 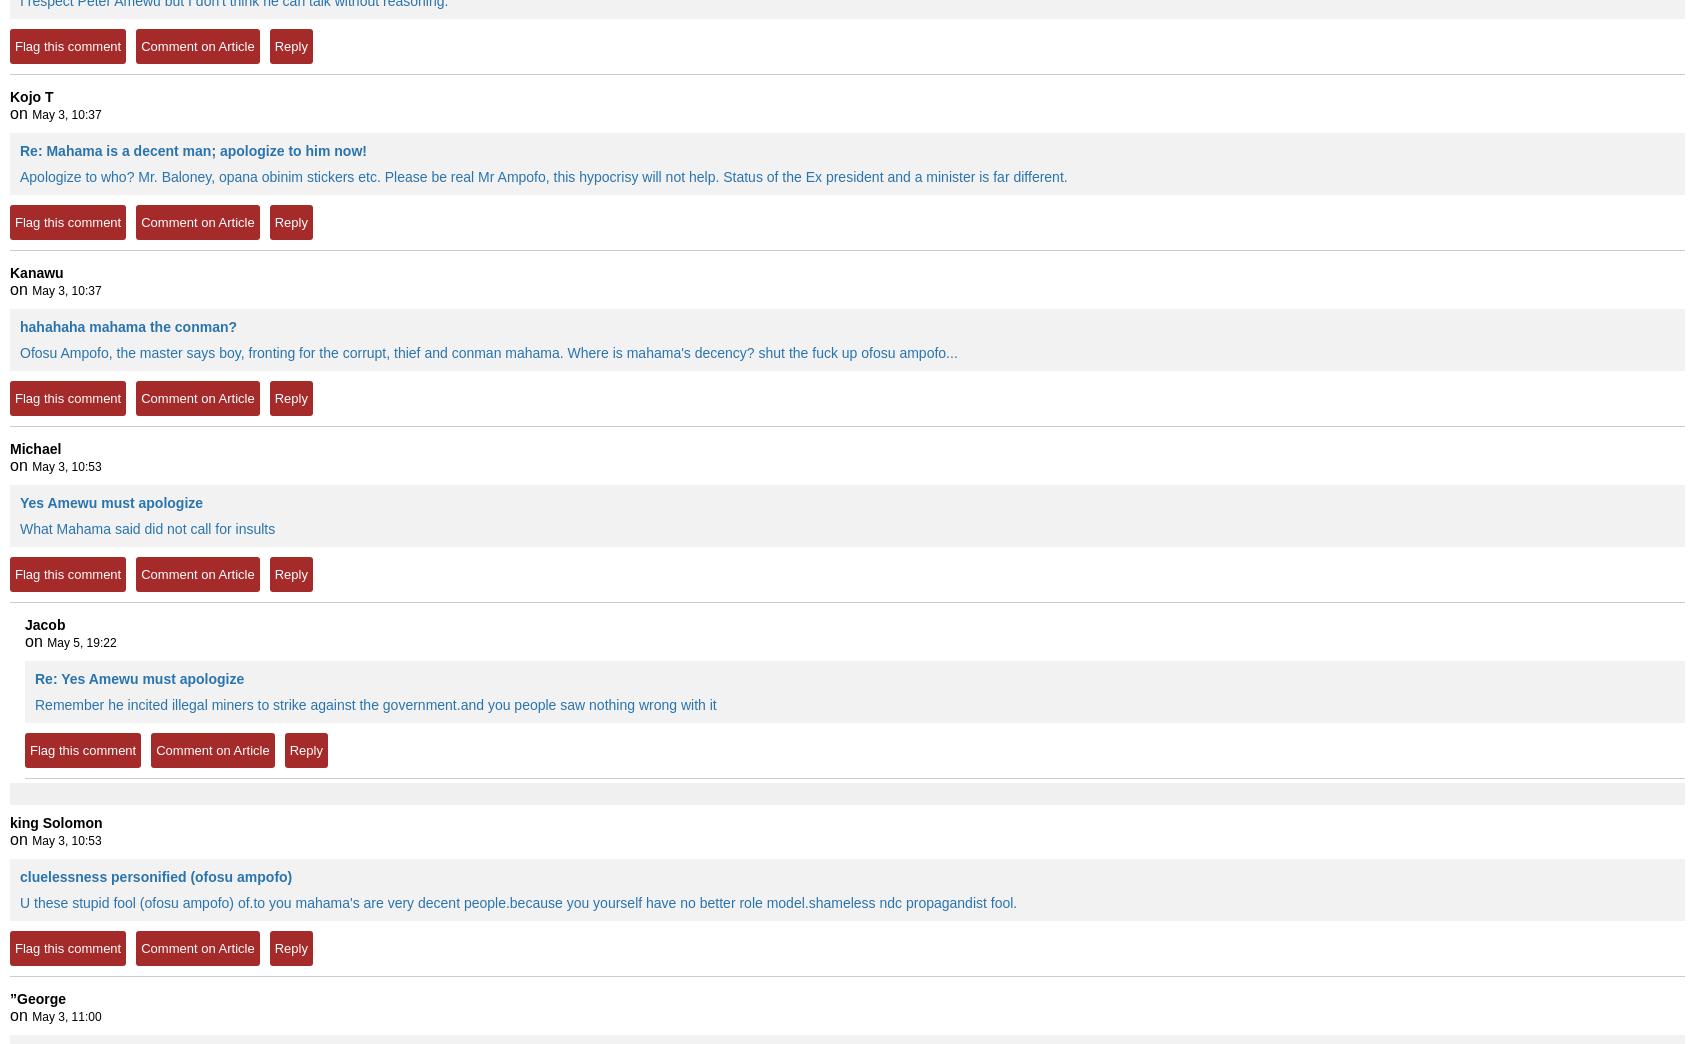 What do you see at coordinates (37, 999) in the screenshot?
I see `'”George'` at bounding box center [37, 999].